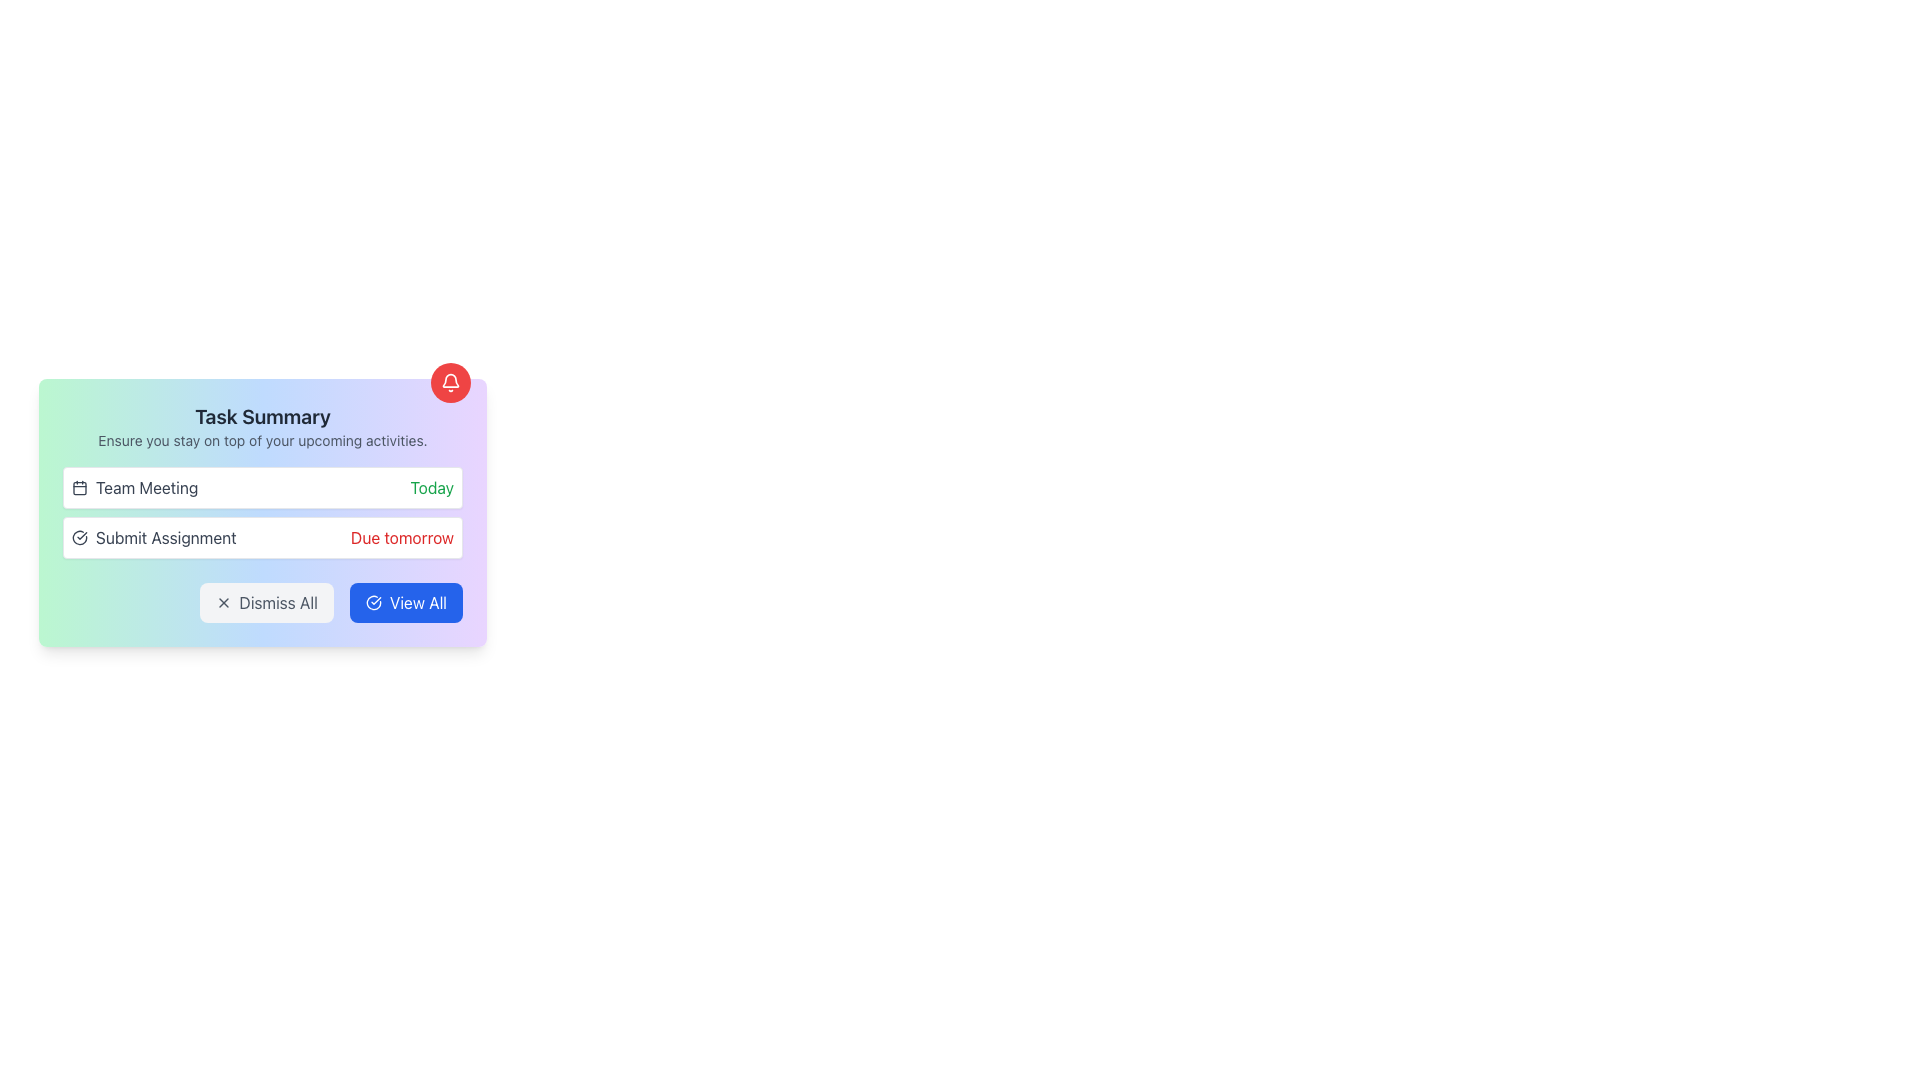 The width and height of the screenshot is (1920, 1080). What do you see at coordinates (262, 439) in the screenshot?
I see `the text label that says 'Ensure you stay on top of your upcoming activities.', which is styled with a smaller font size and gray color, located below the 'Task Summary' heading and above the list of tasks` at bounding box center [262, 439].